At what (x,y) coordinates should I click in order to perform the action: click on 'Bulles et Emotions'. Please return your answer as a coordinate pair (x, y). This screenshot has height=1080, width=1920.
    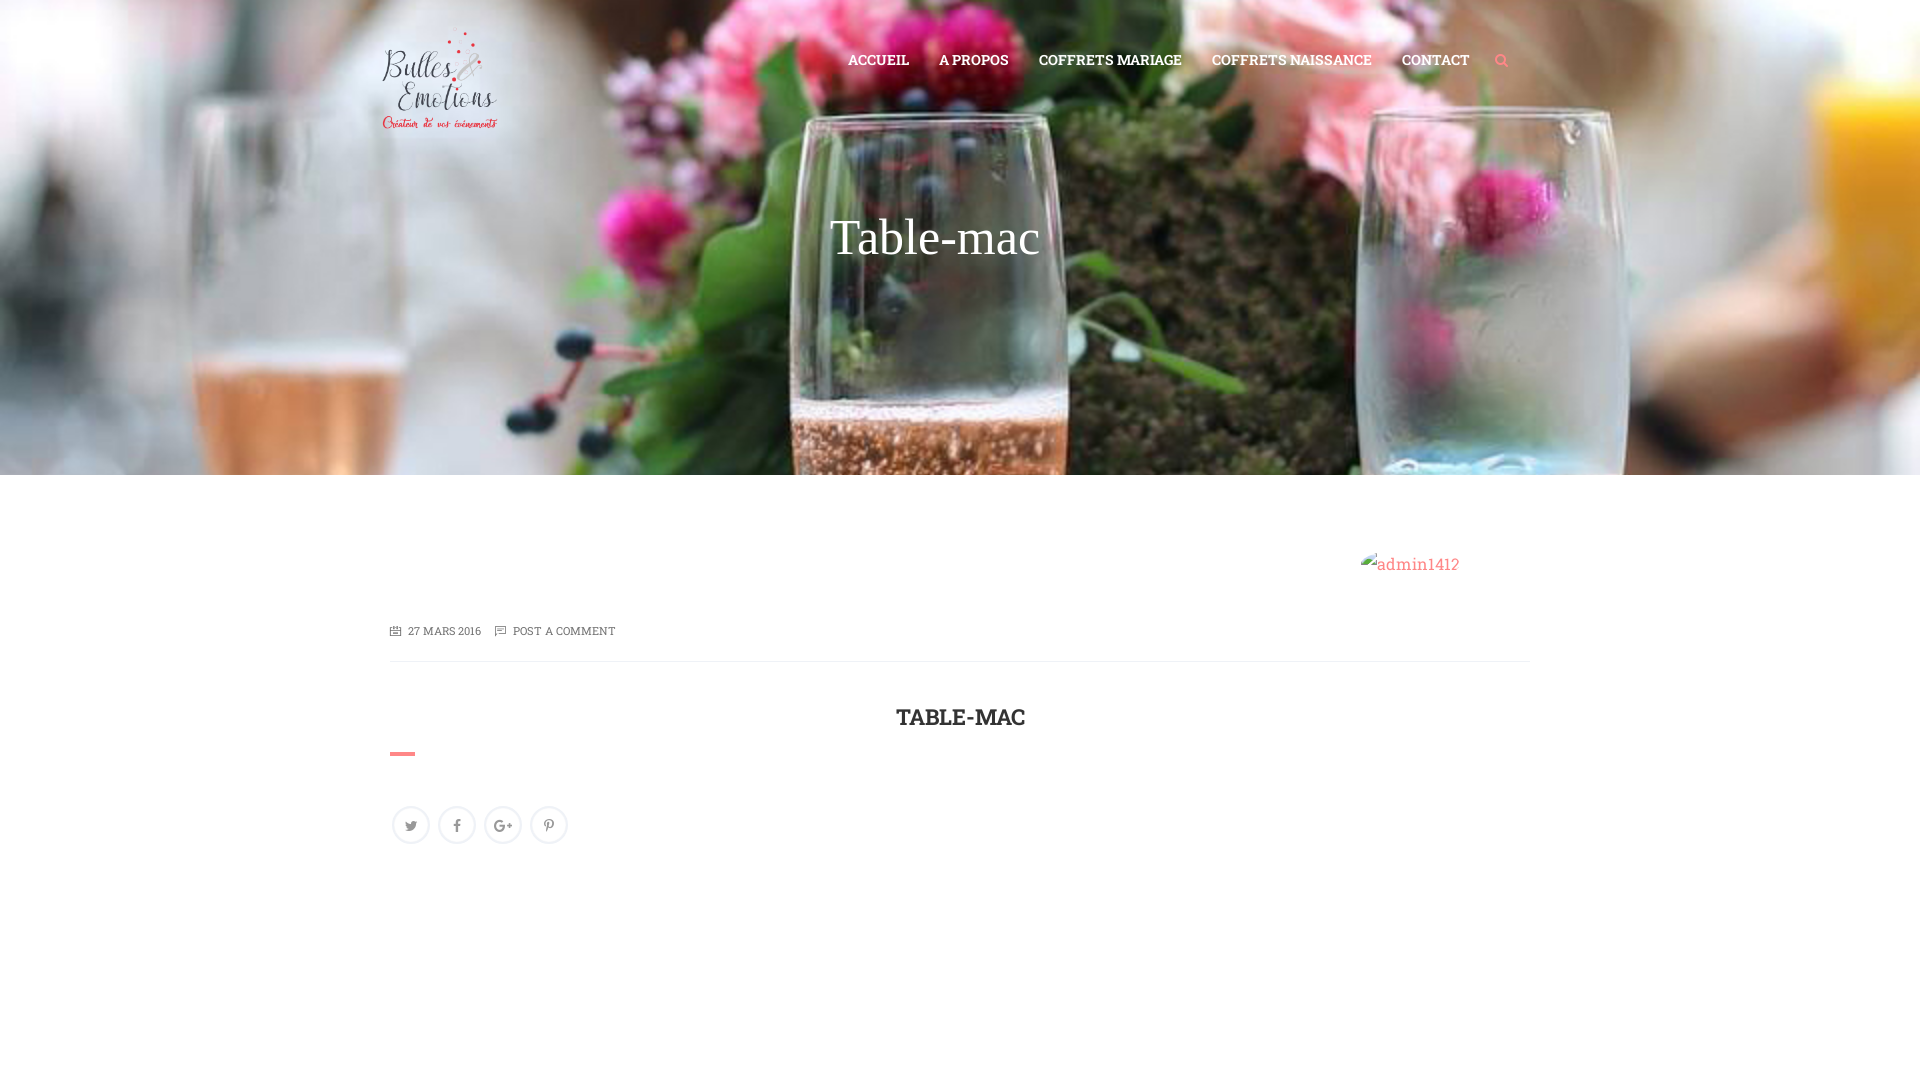
    Looking at the image, I should click on (374, 50).